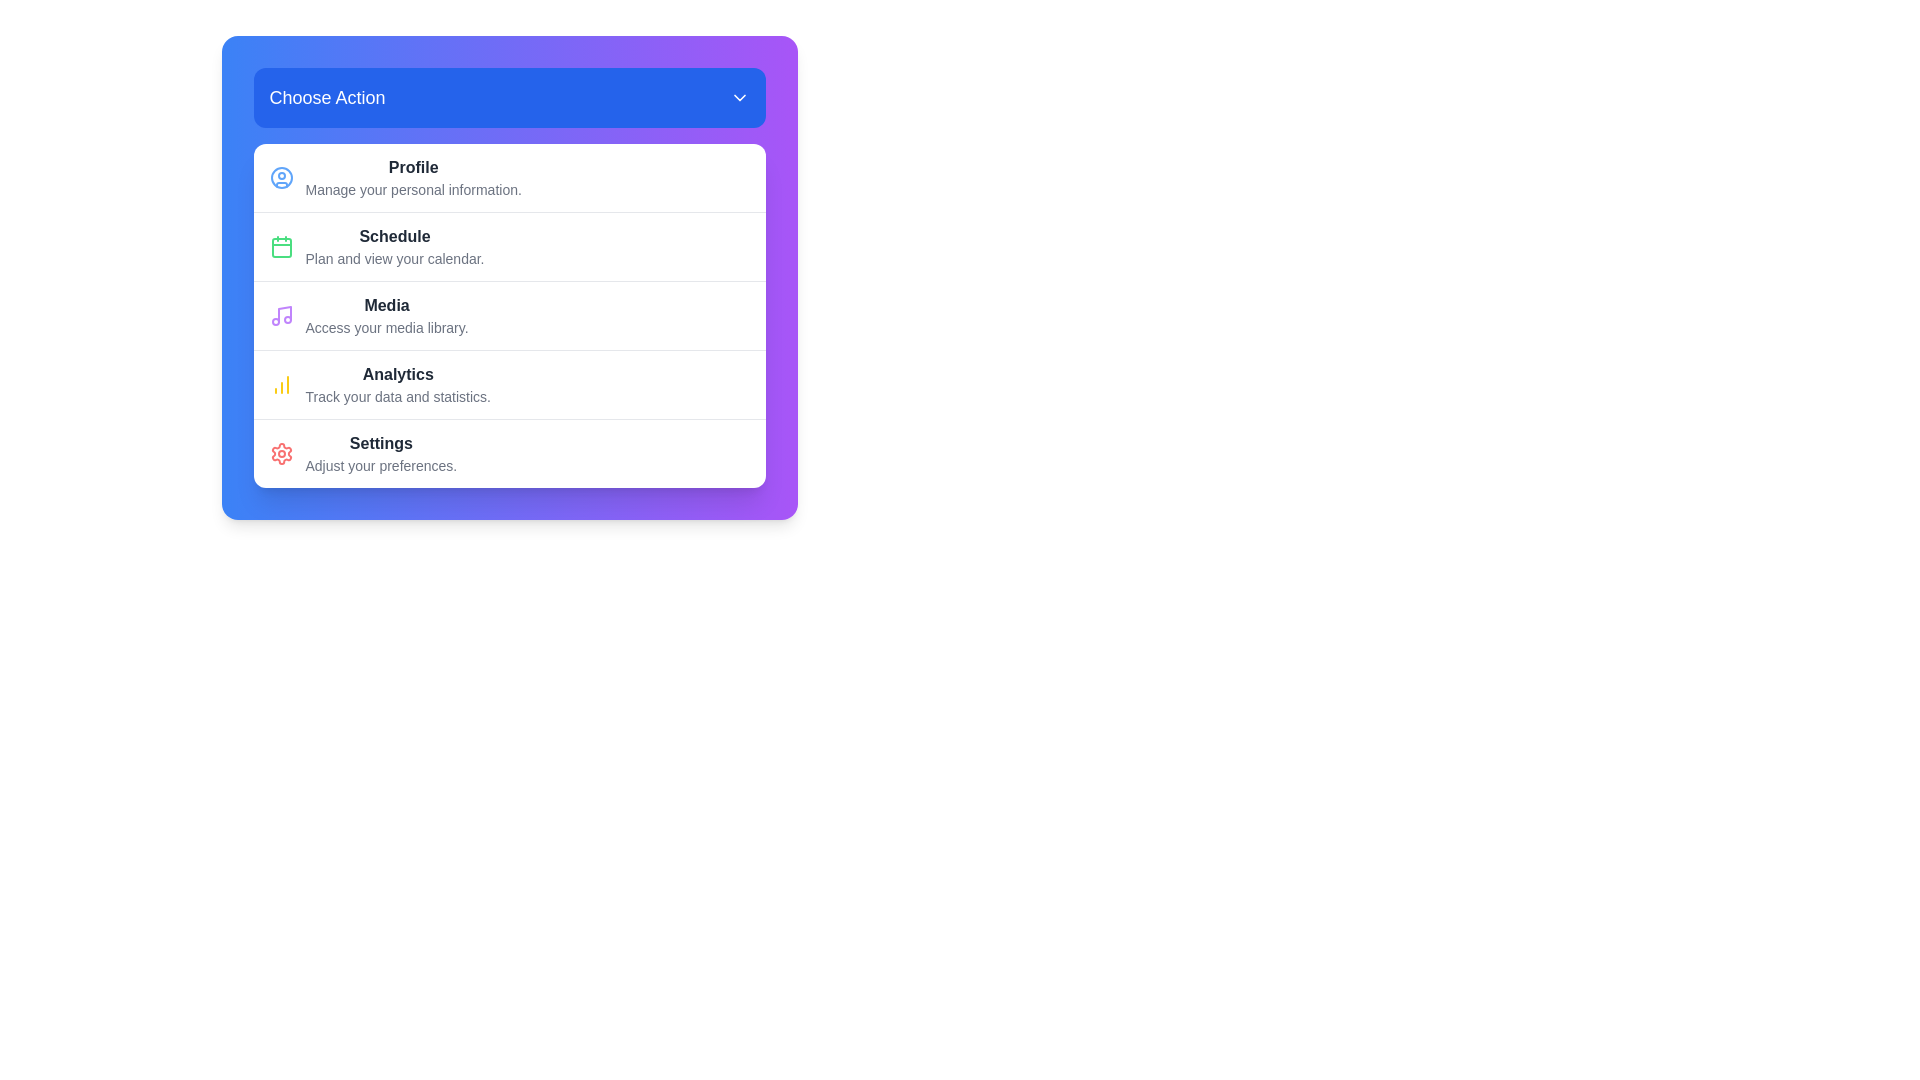 The height and width of the screenshot is (1080, 1920). What do you see at coordinates (280, 385) in the screenshot?
I see `the 'Analytics' graphical icon, which represents data or statistics functionalities in the dropdown menu, located at the leftmost side of the 'Analytics' option` at bounding box center [280, 385].